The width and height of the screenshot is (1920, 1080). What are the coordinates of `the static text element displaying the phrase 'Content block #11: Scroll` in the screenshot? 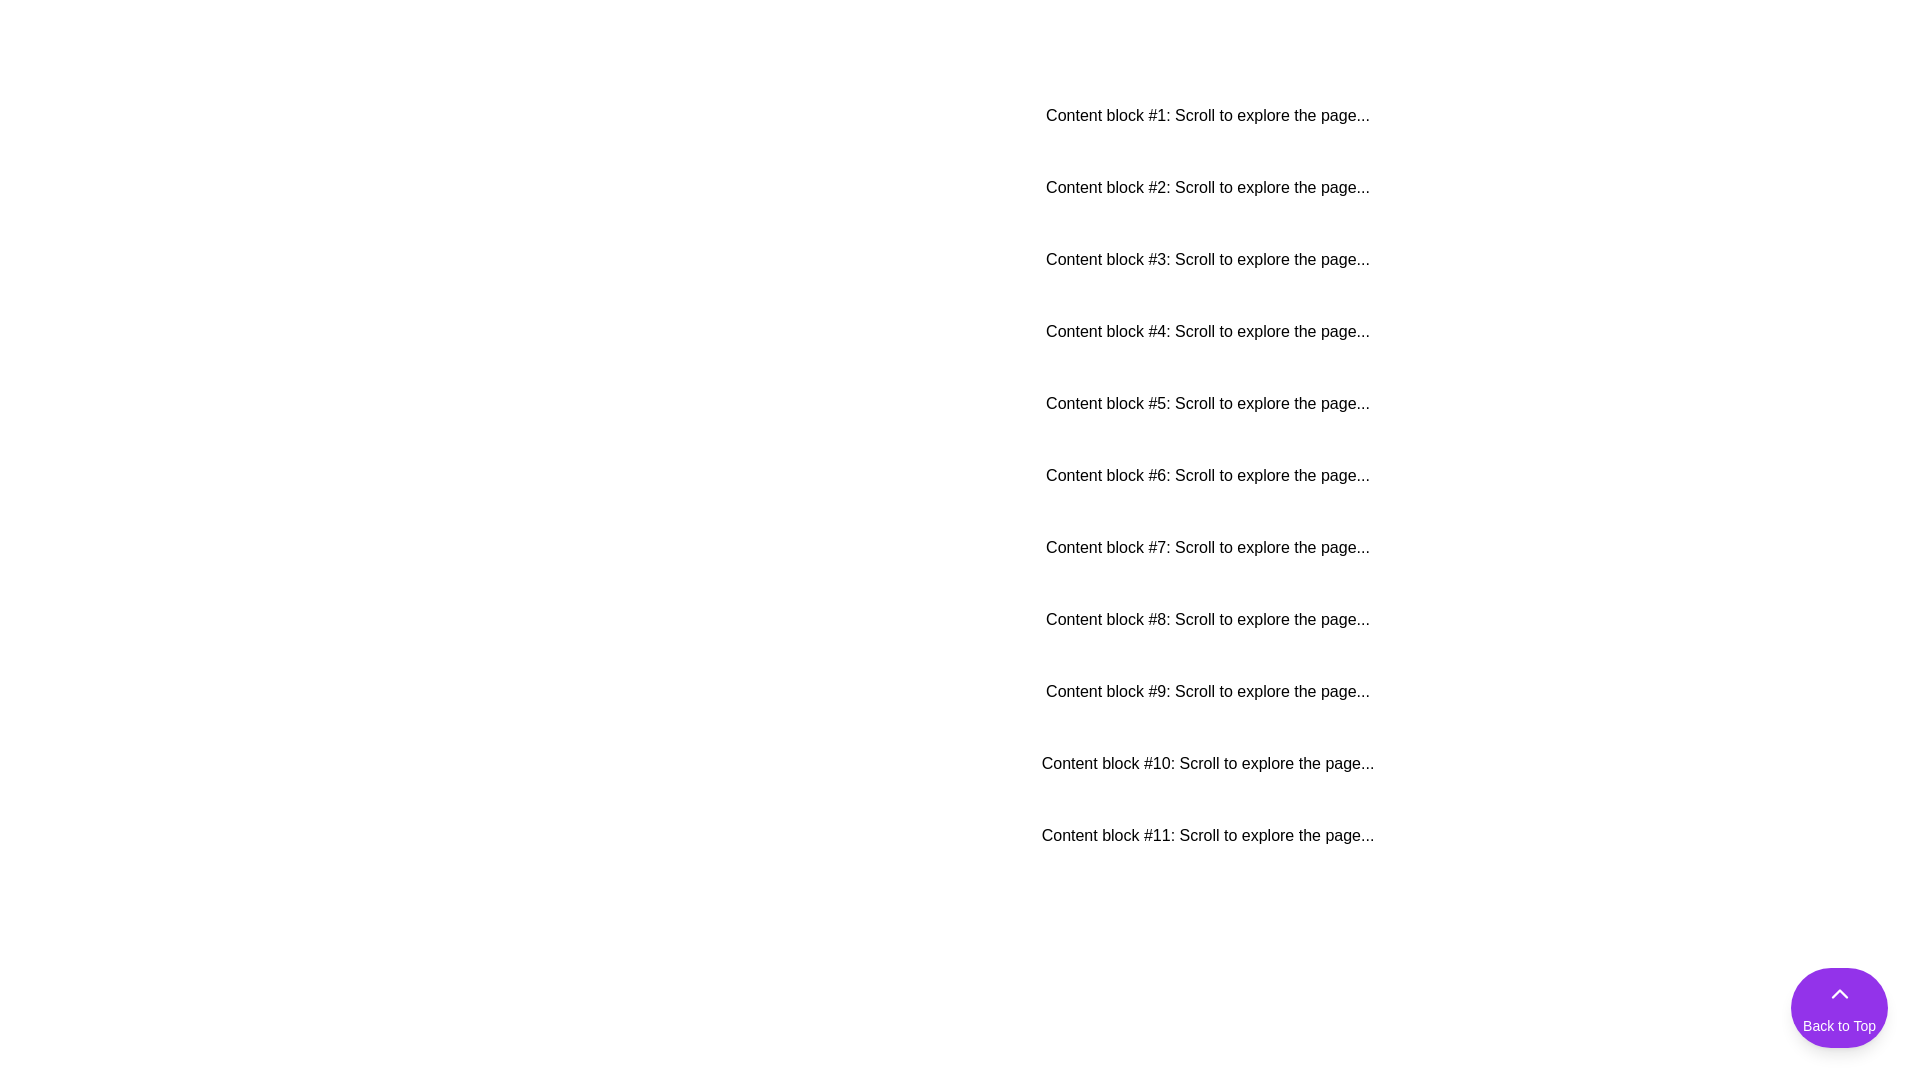 It's located at (1207, 836).